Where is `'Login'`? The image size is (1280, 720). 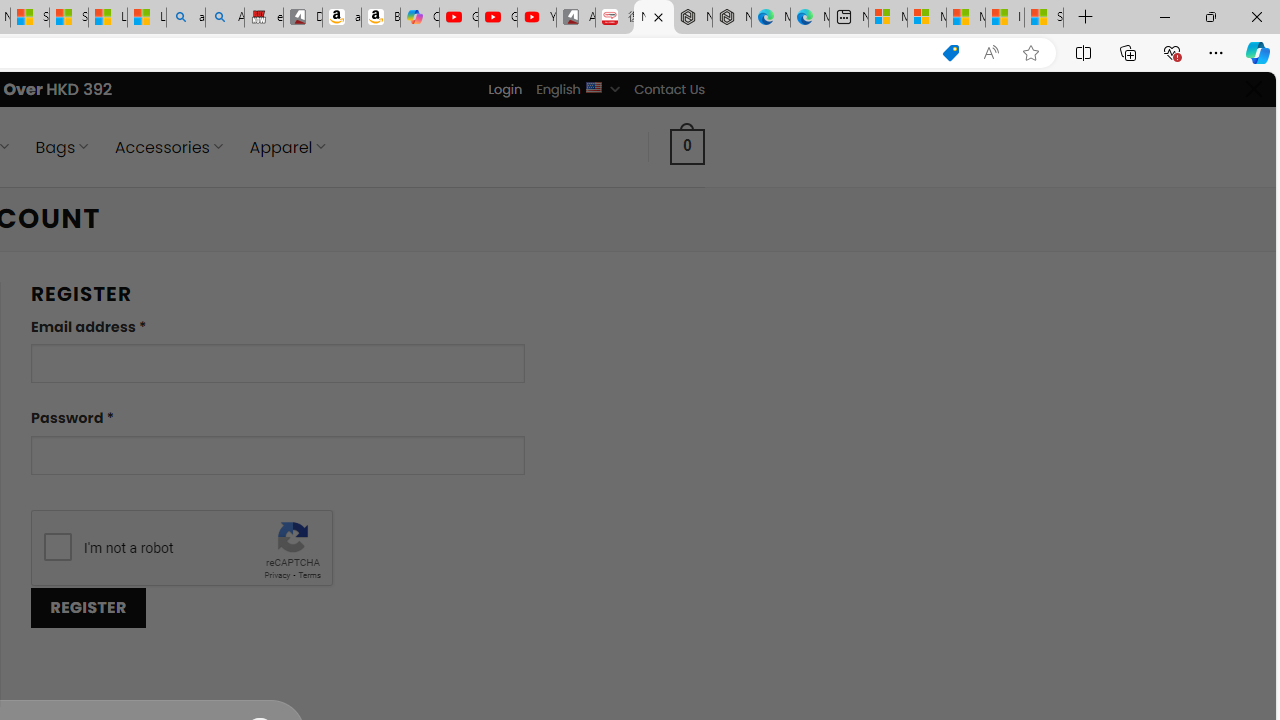 'Login' is located at coordinates (505, 88).